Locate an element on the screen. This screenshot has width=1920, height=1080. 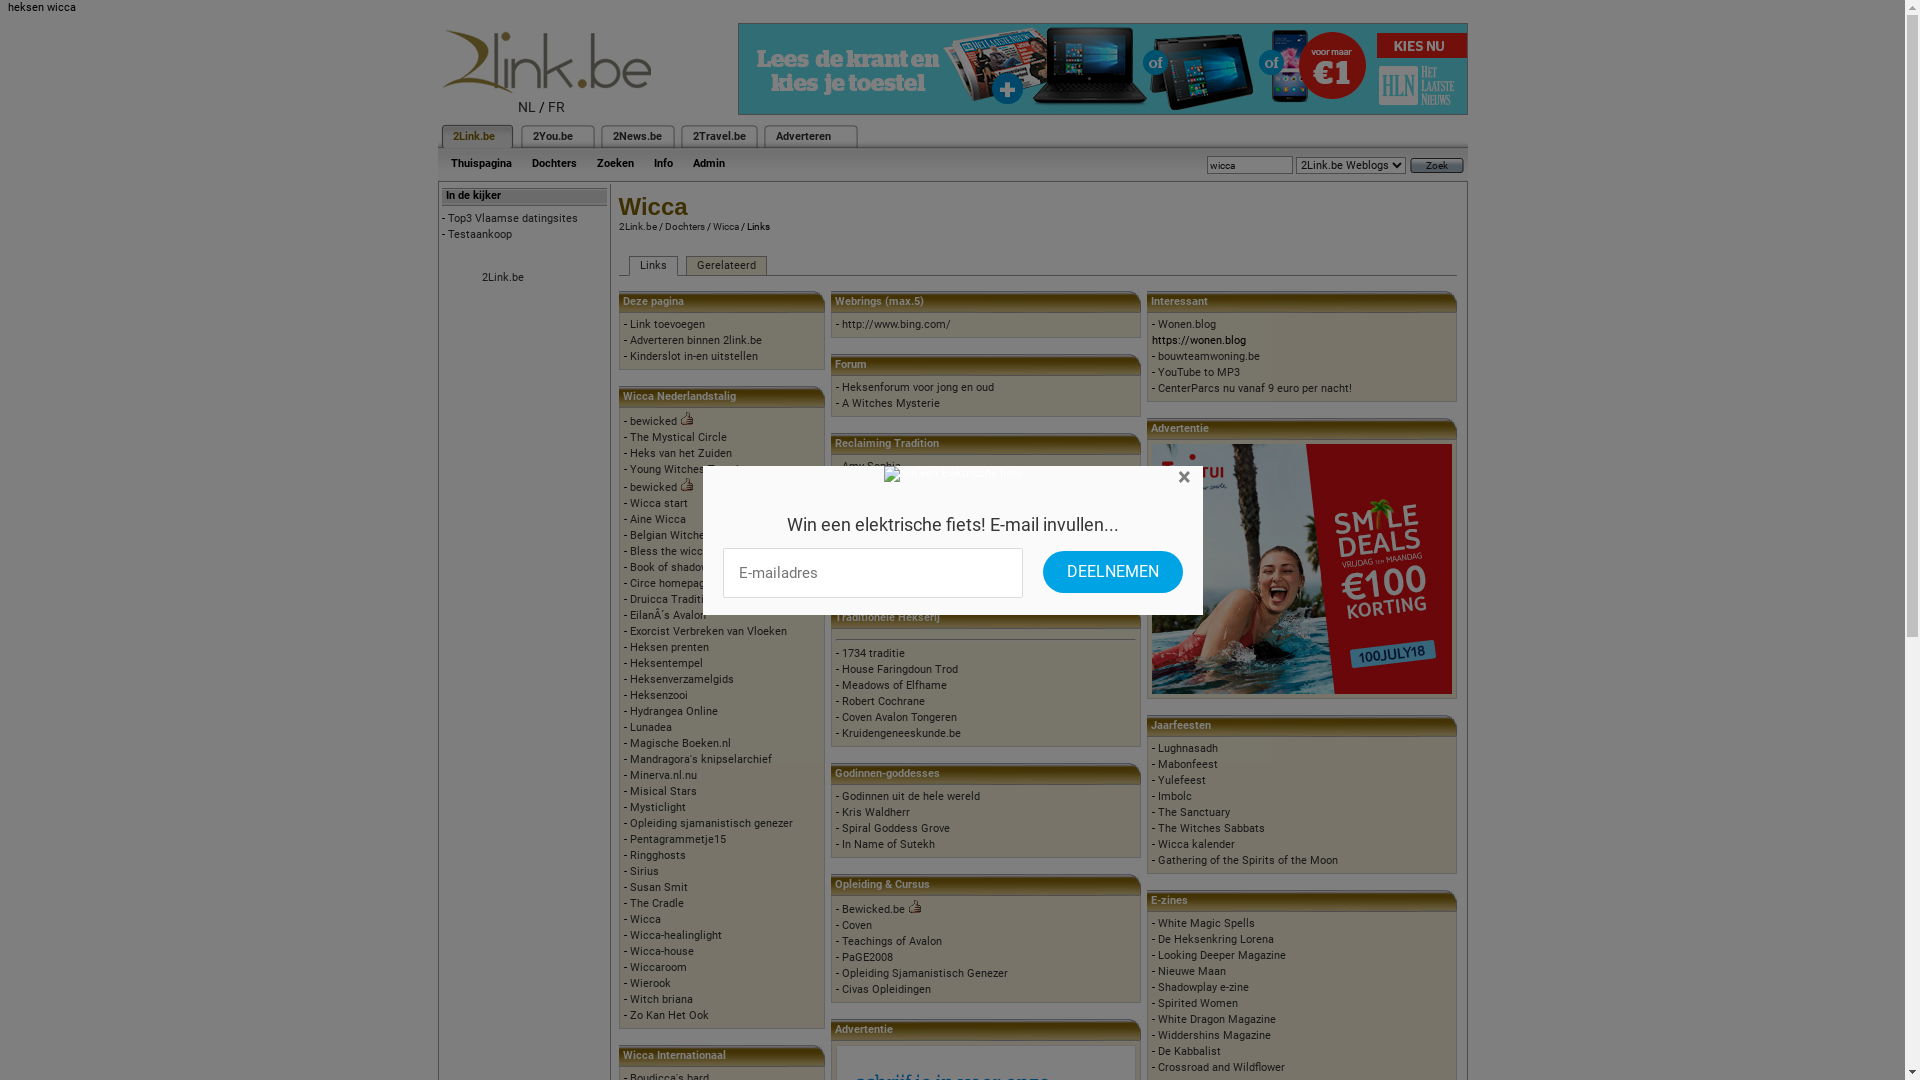
'The Witches Sabbats' is located at coordinates (1210, 828).